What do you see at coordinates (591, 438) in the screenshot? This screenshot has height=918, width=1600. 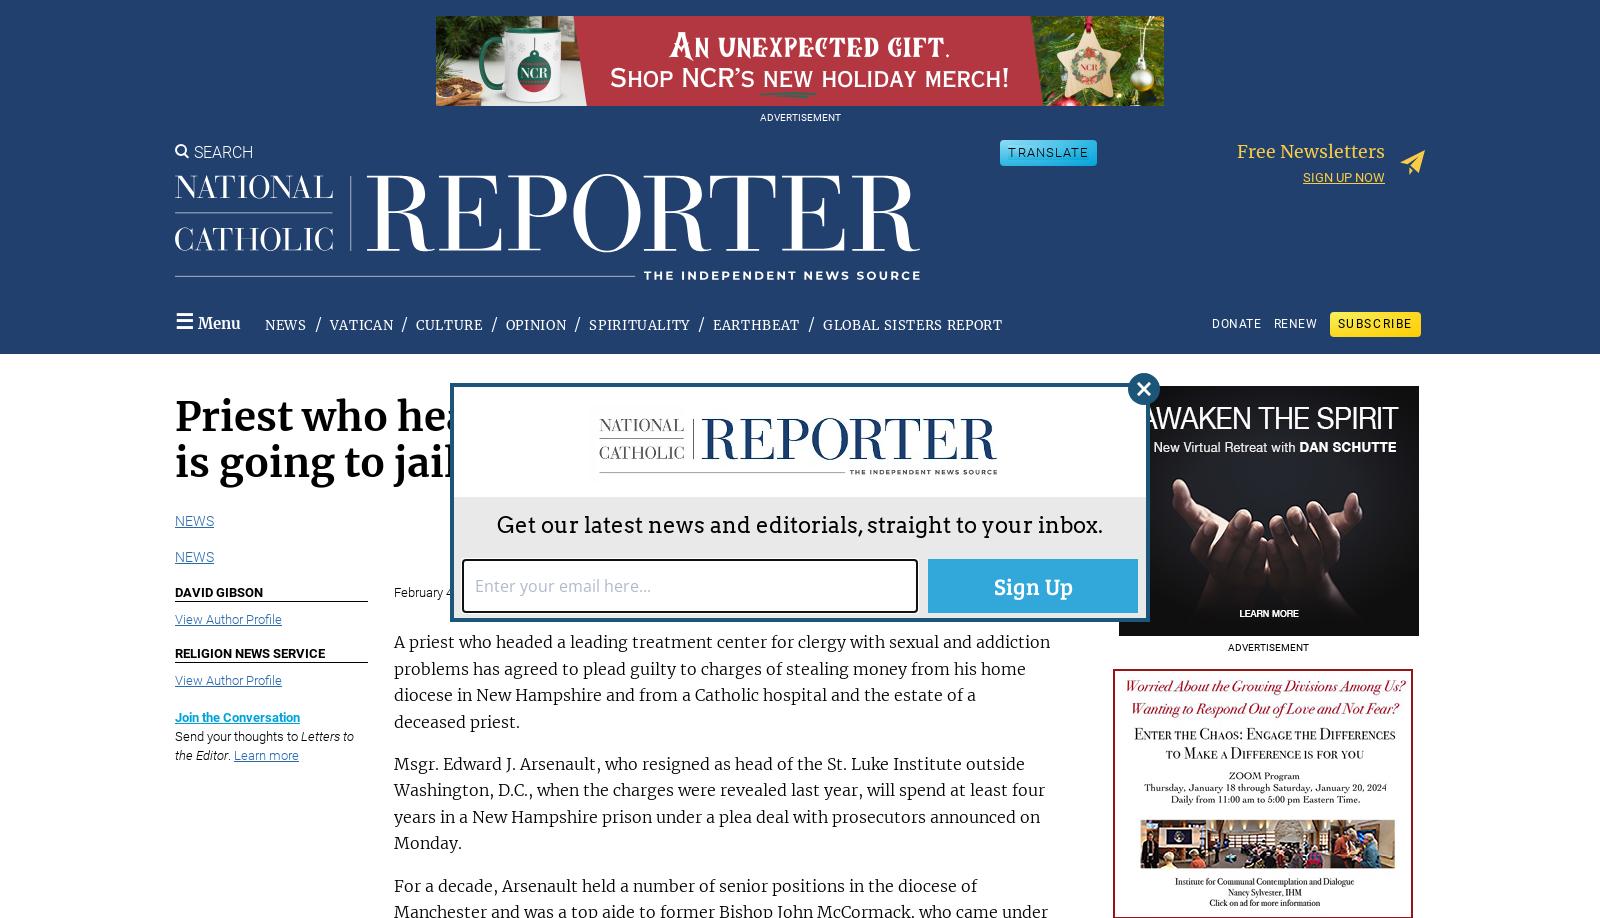 I see `'Priest who headed clergy addiction center is going to jail for fraud'` at bounding box center [591, 438].